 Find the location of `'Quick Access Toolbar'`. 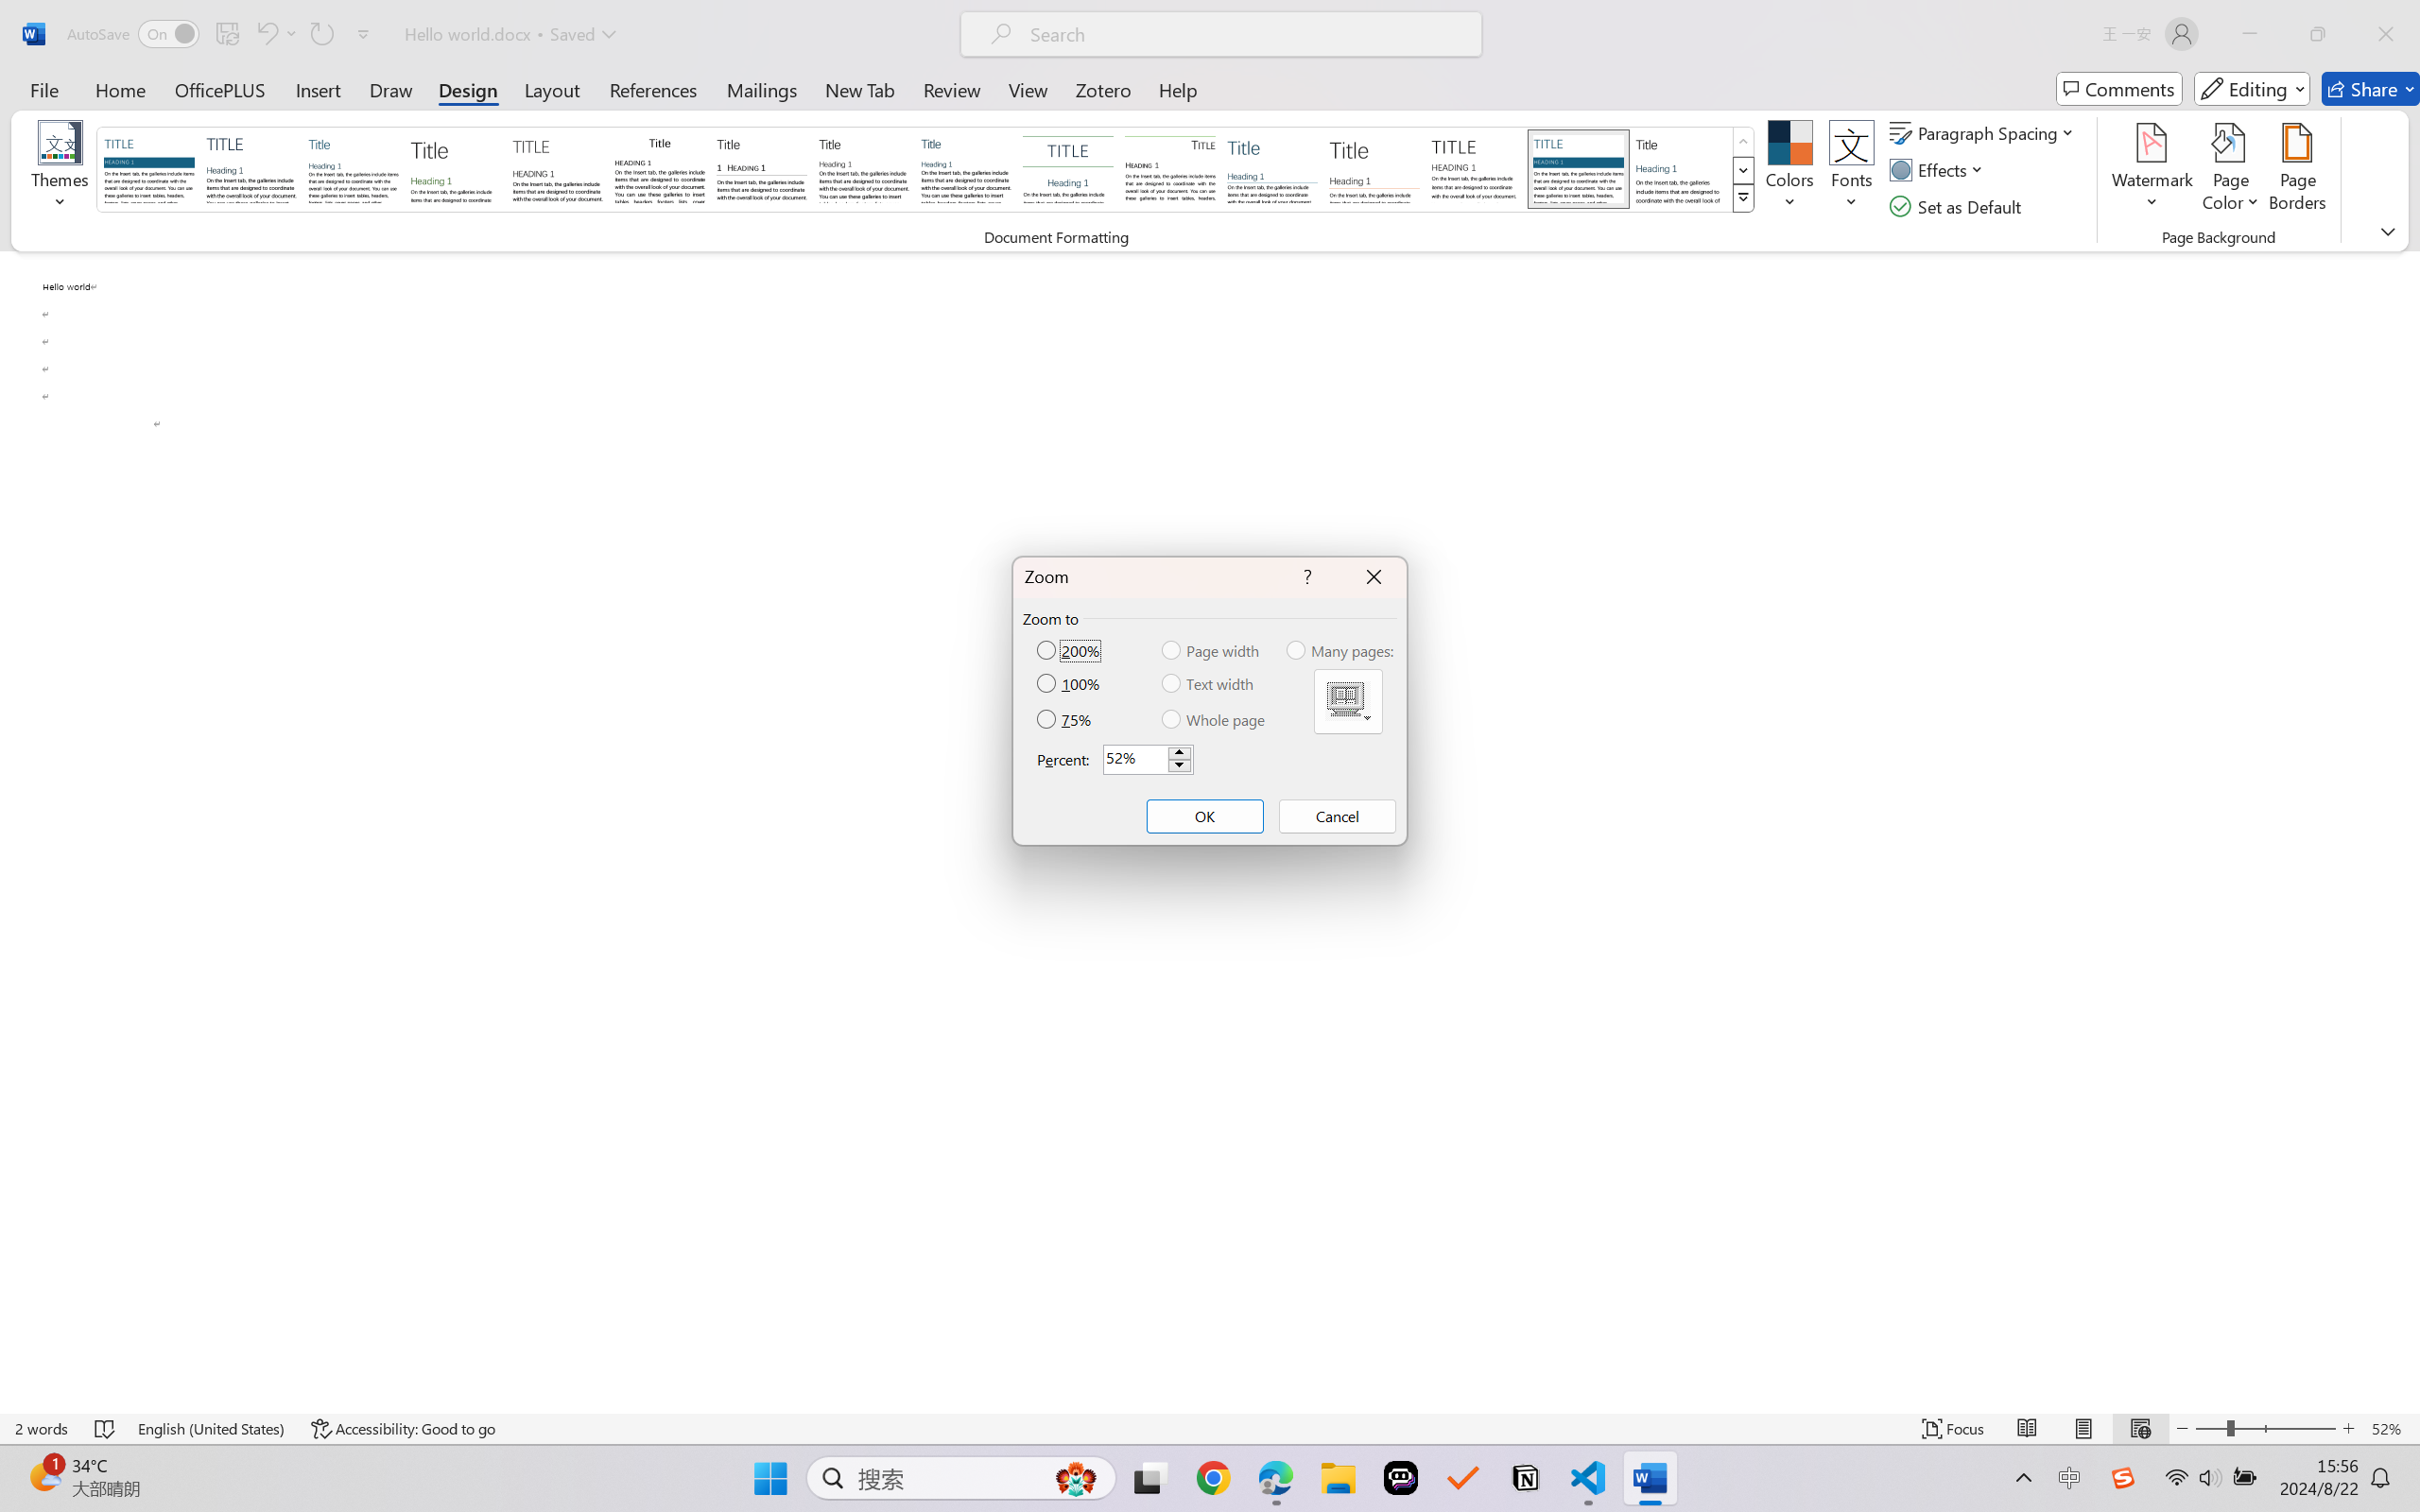

'Quick Access Toolbar' is located at coordinates (222, 33).